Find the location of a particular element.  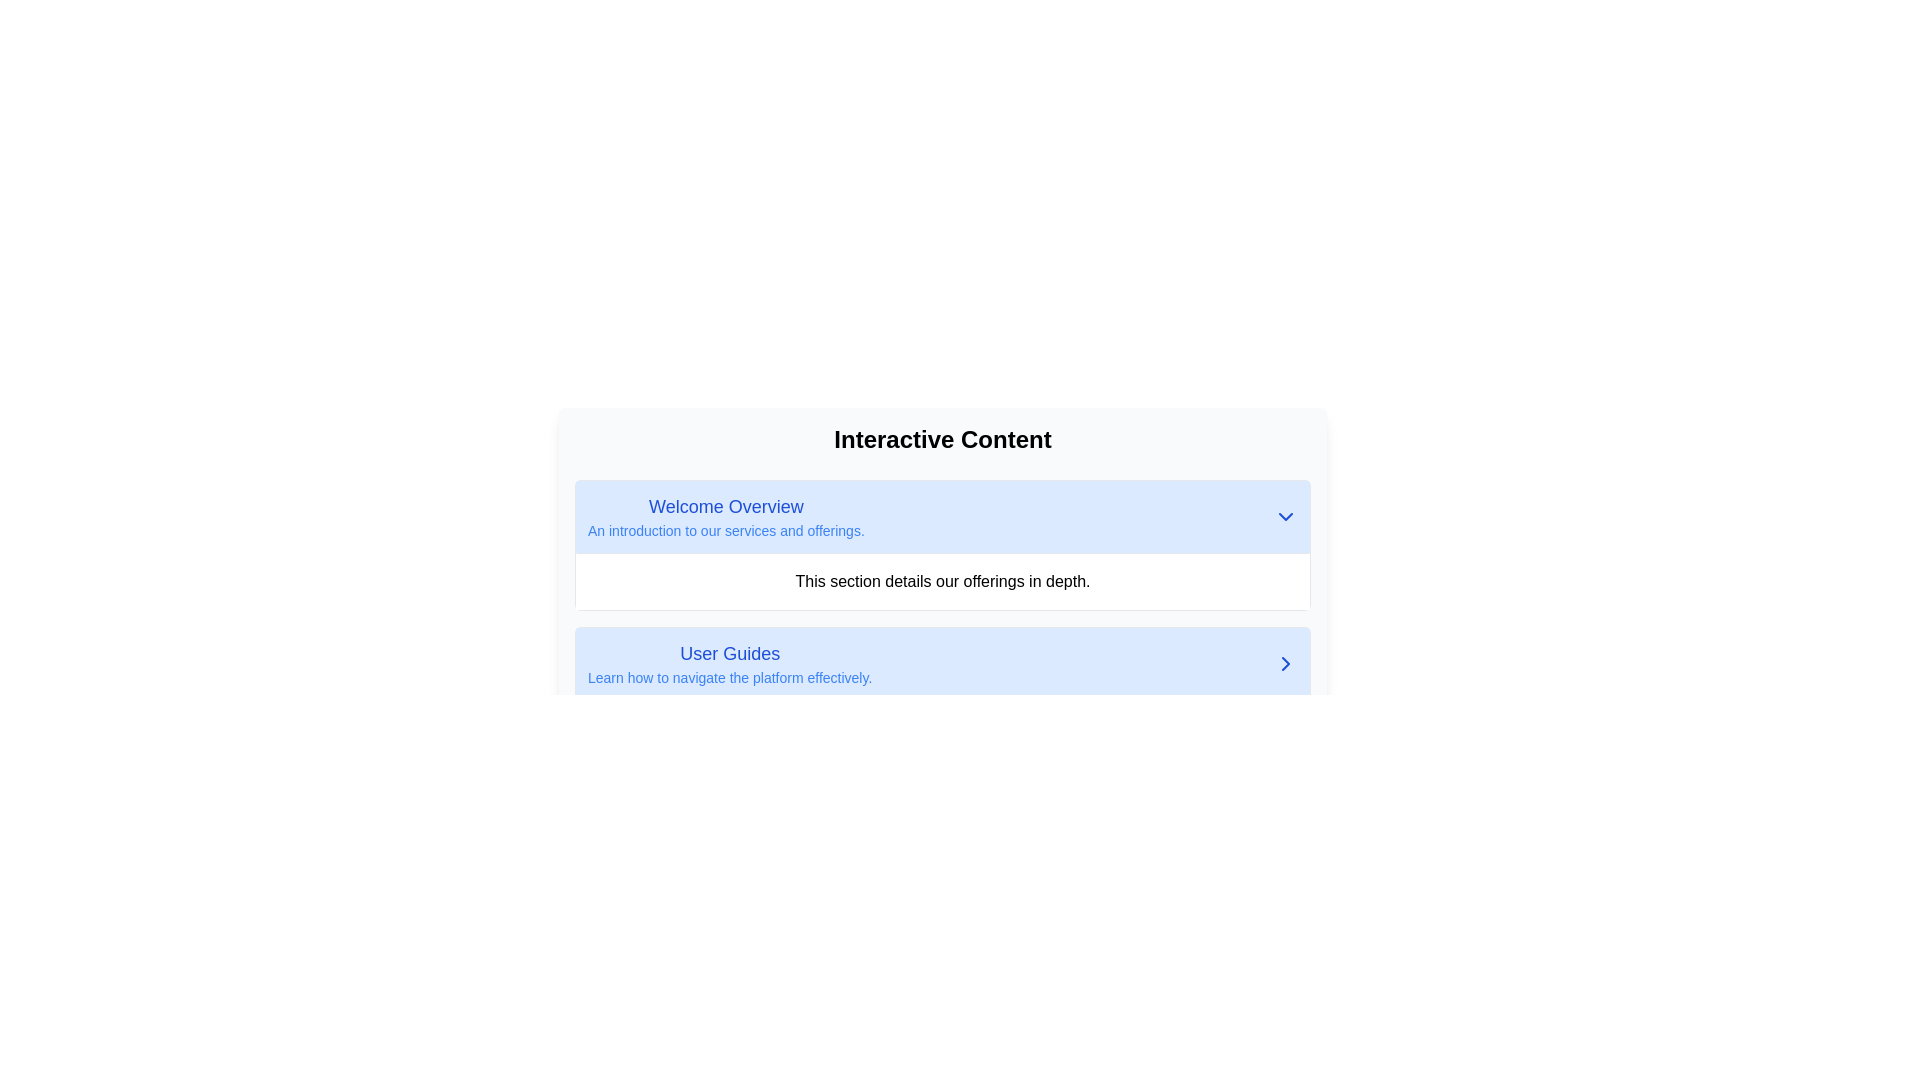

the button labeled 'User Guides' located below the 'Welcome Overview' item is located at coordinates (941, 663).